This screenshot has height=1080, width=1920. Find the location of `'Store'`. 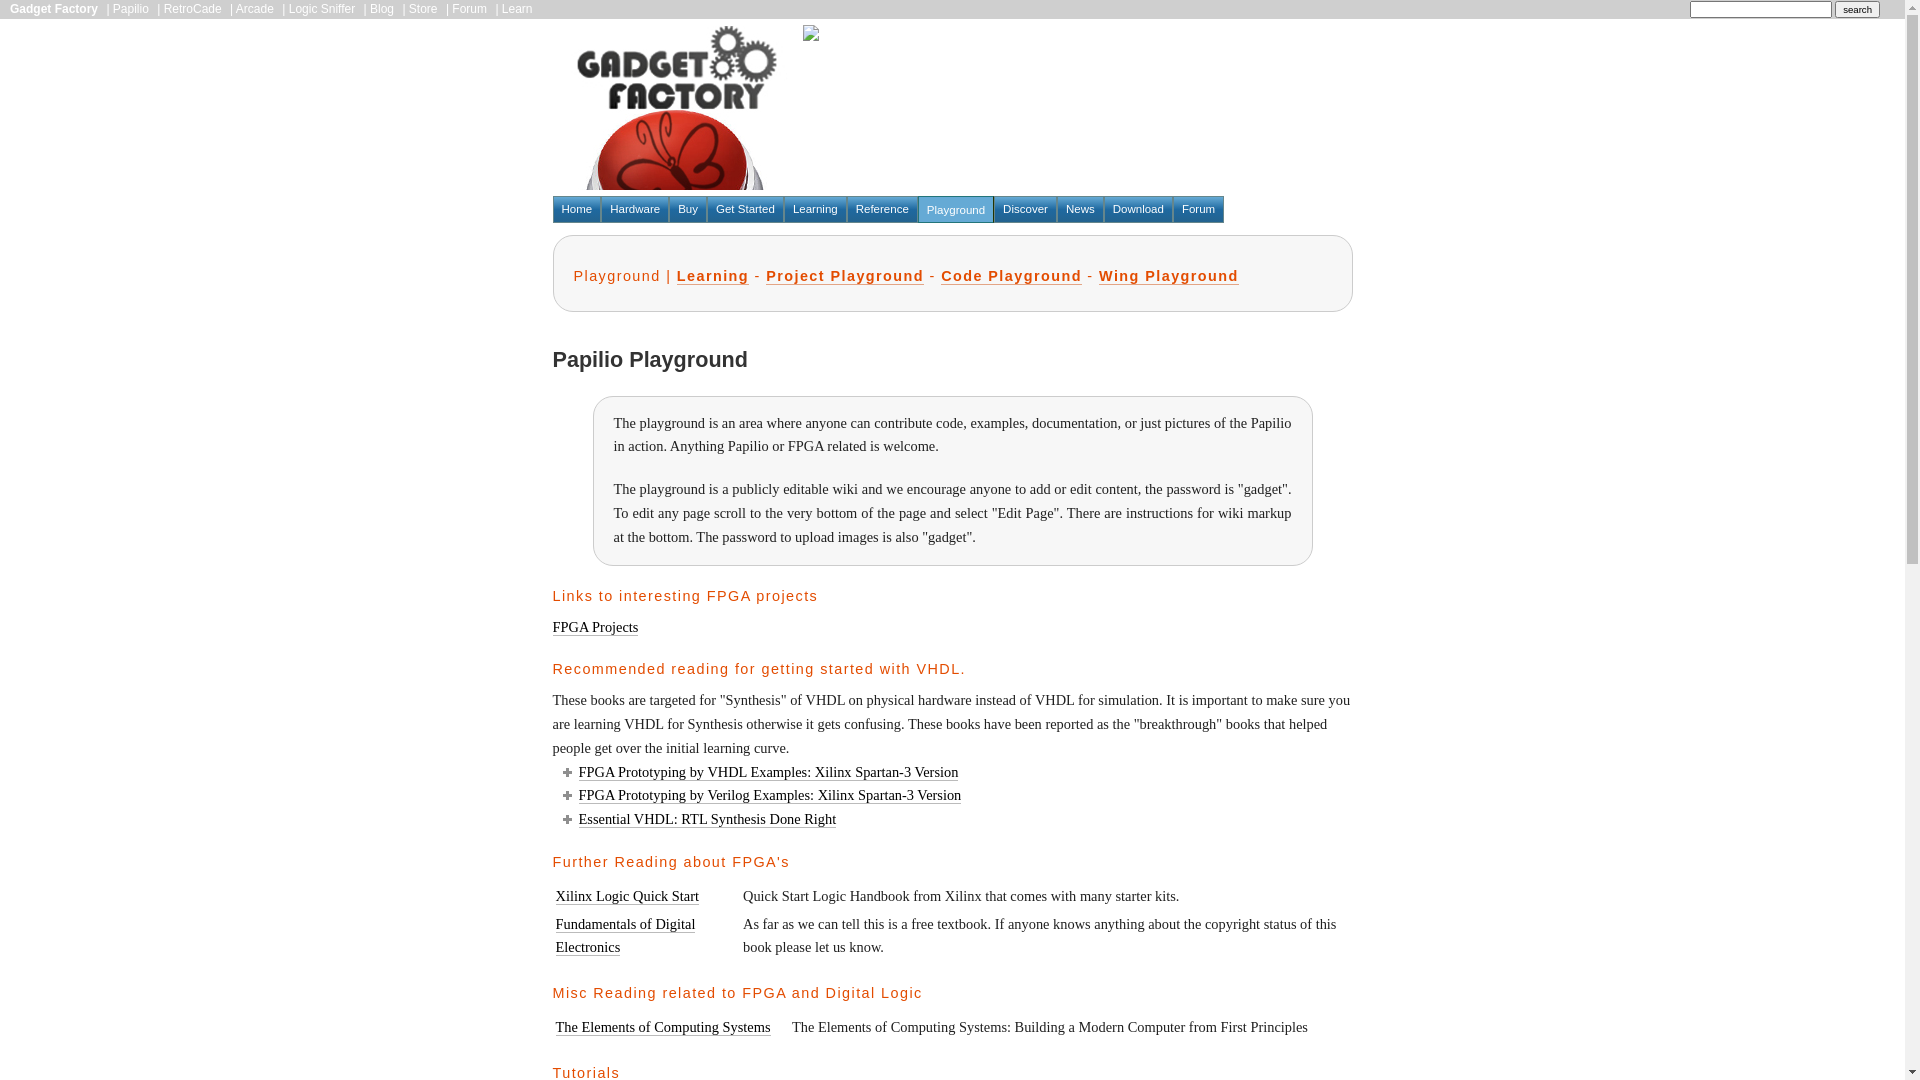

'Store' is located at coordinates (422, 8).